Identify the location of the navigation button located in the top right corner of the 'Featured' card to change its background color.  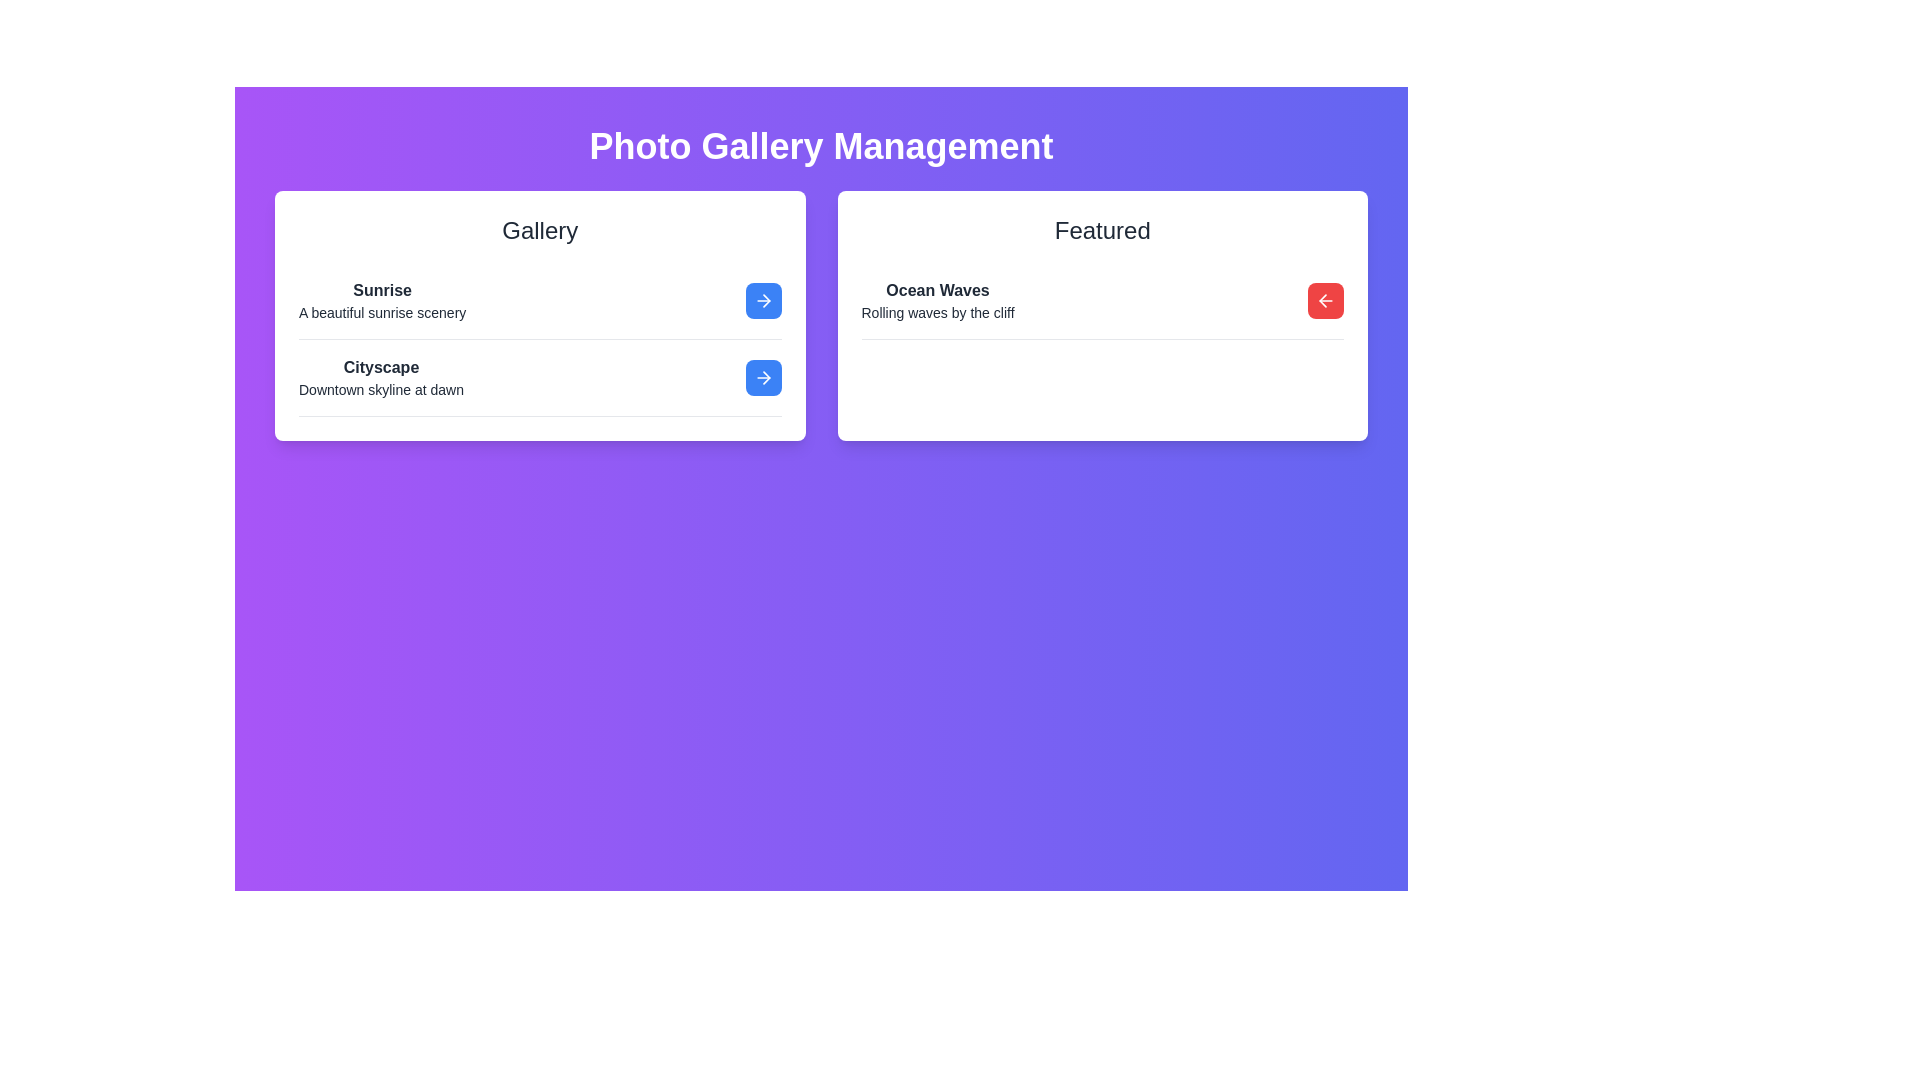
(1325, 300).